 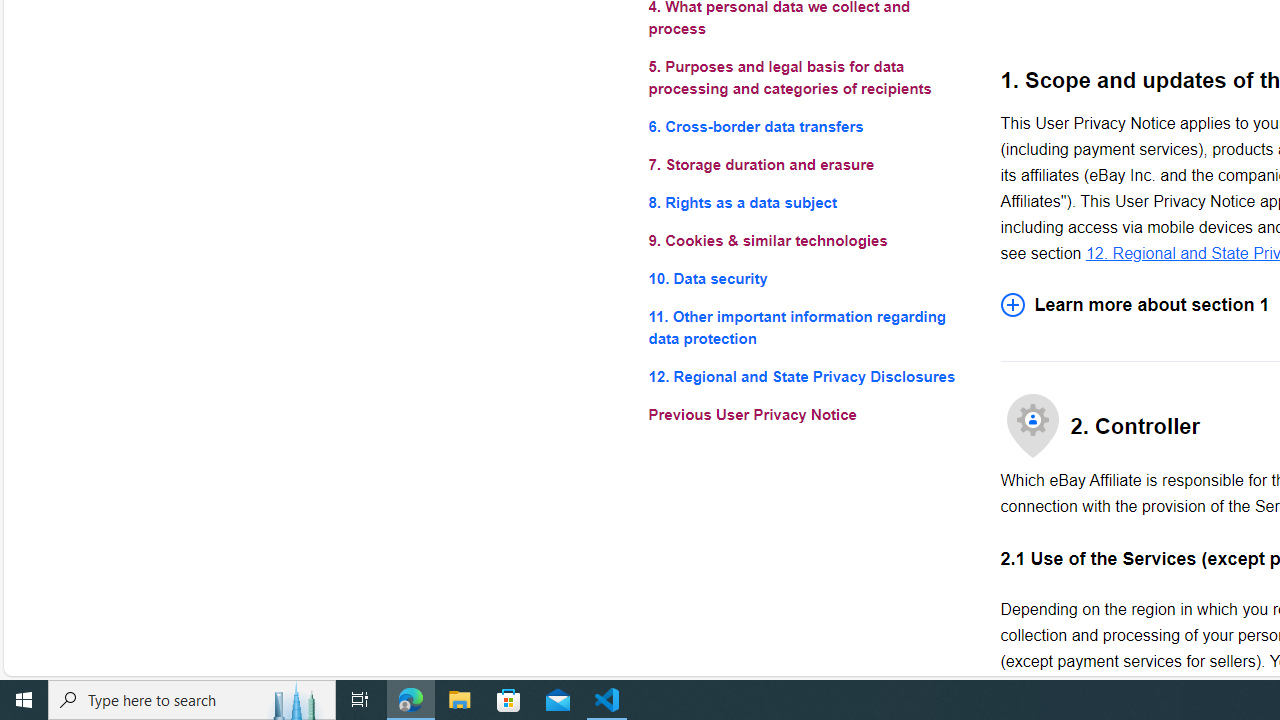 What do you see at coordinates (808, 240) in the screenshot?
I see `'9. Cookies & similar technologies'` at bounding box center [808, 240].